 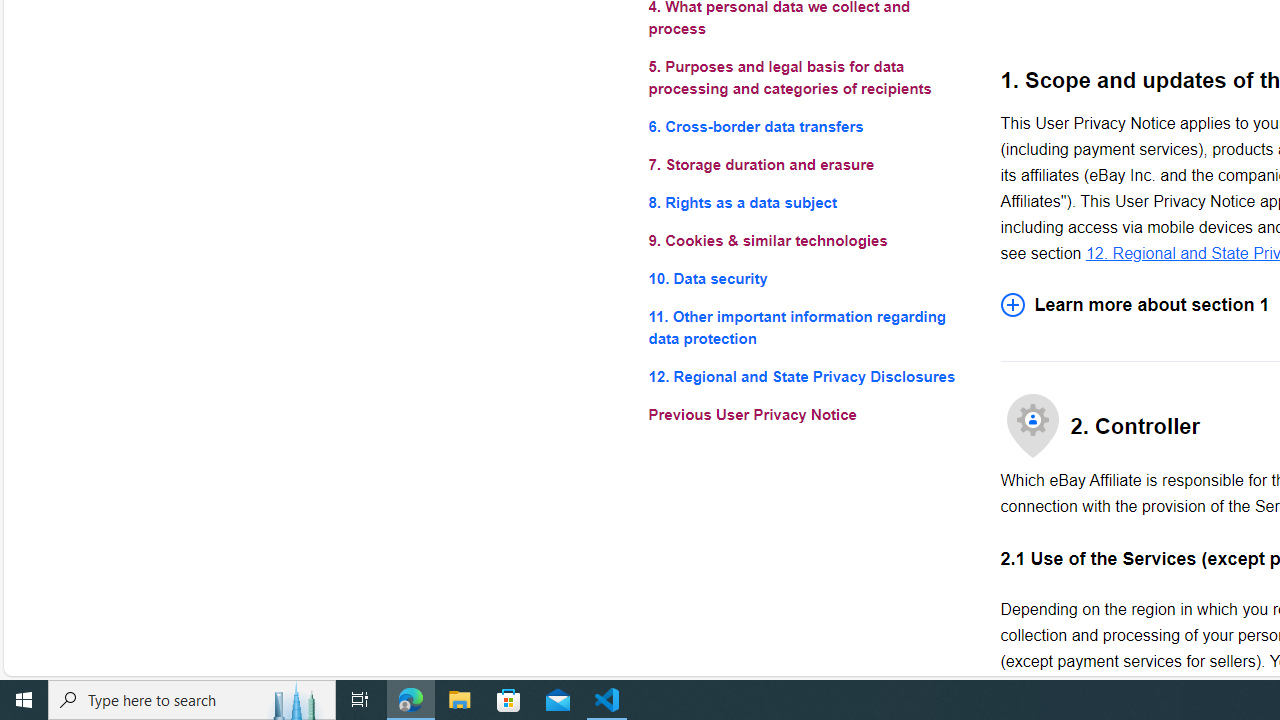 What do you see at coordinates (808, 240) in the screenshot?
I see `'9. Cookies & similar technologies'` at bounding box center [808, 240].